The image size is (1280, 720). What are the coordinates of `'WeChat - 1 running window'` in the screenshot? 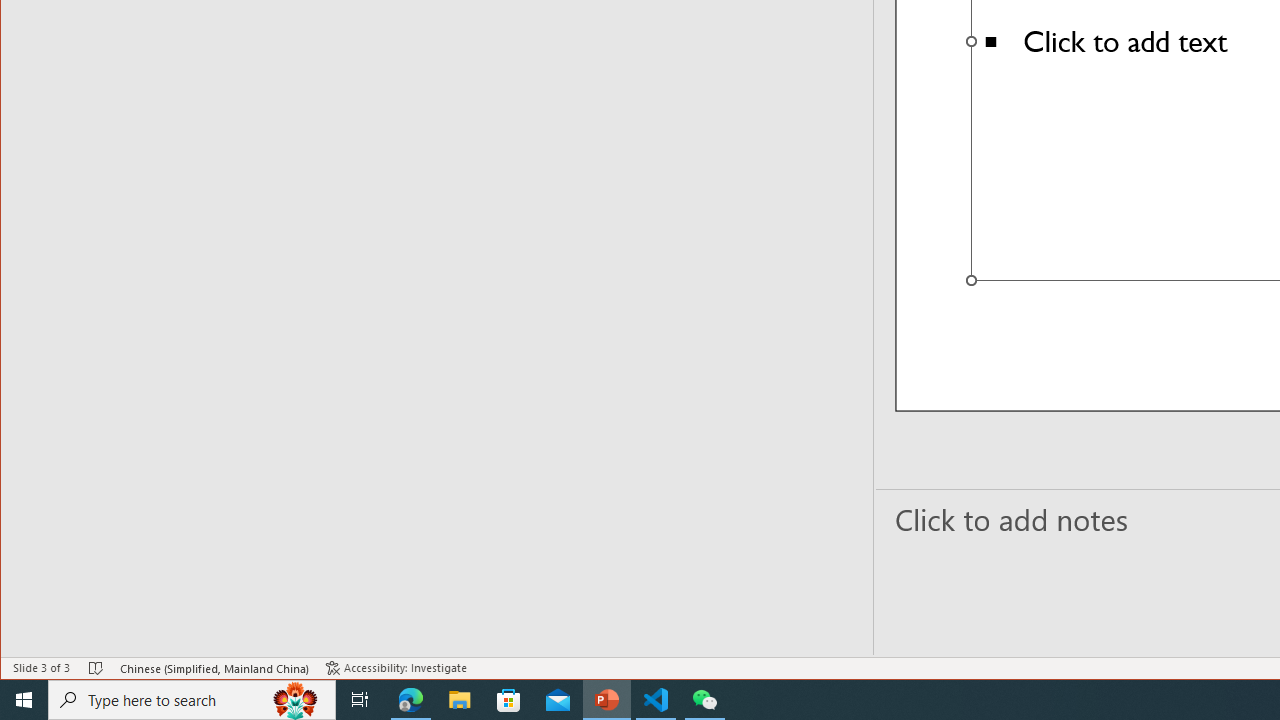 It's located at (705, 698).